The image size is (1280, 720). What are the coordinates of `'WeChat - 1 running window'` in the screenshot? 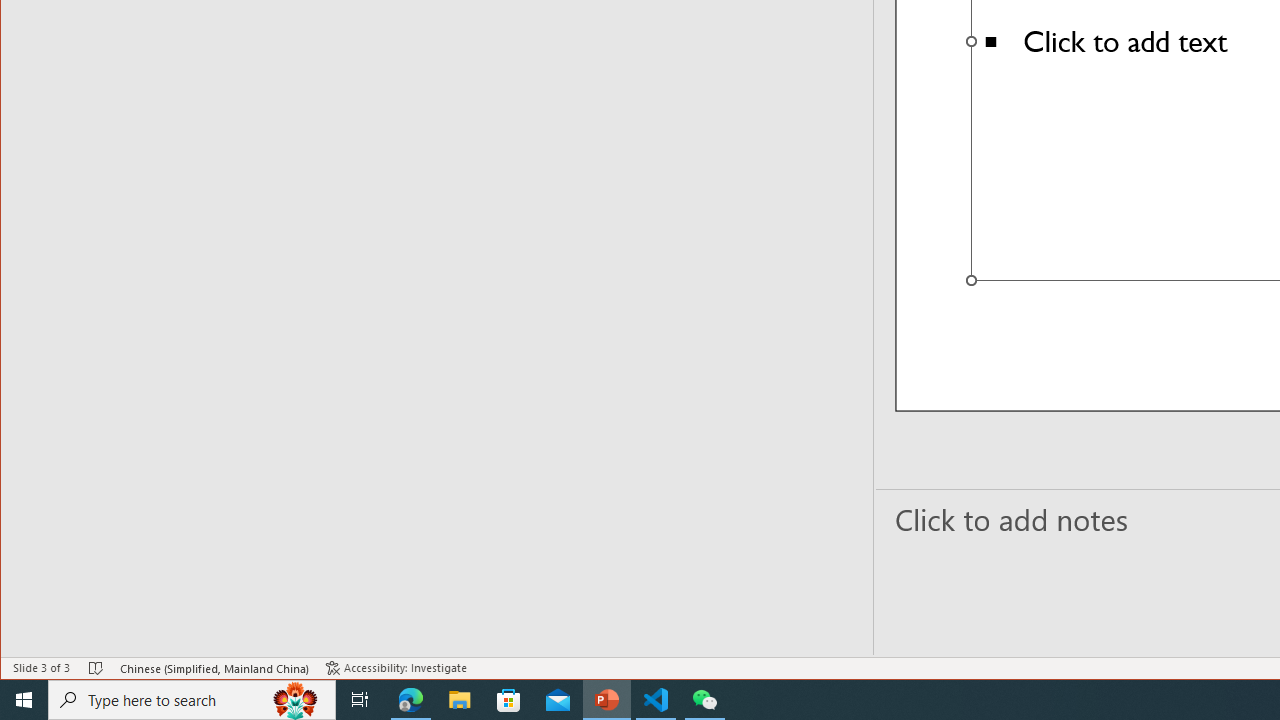 It's located at (705, 698).